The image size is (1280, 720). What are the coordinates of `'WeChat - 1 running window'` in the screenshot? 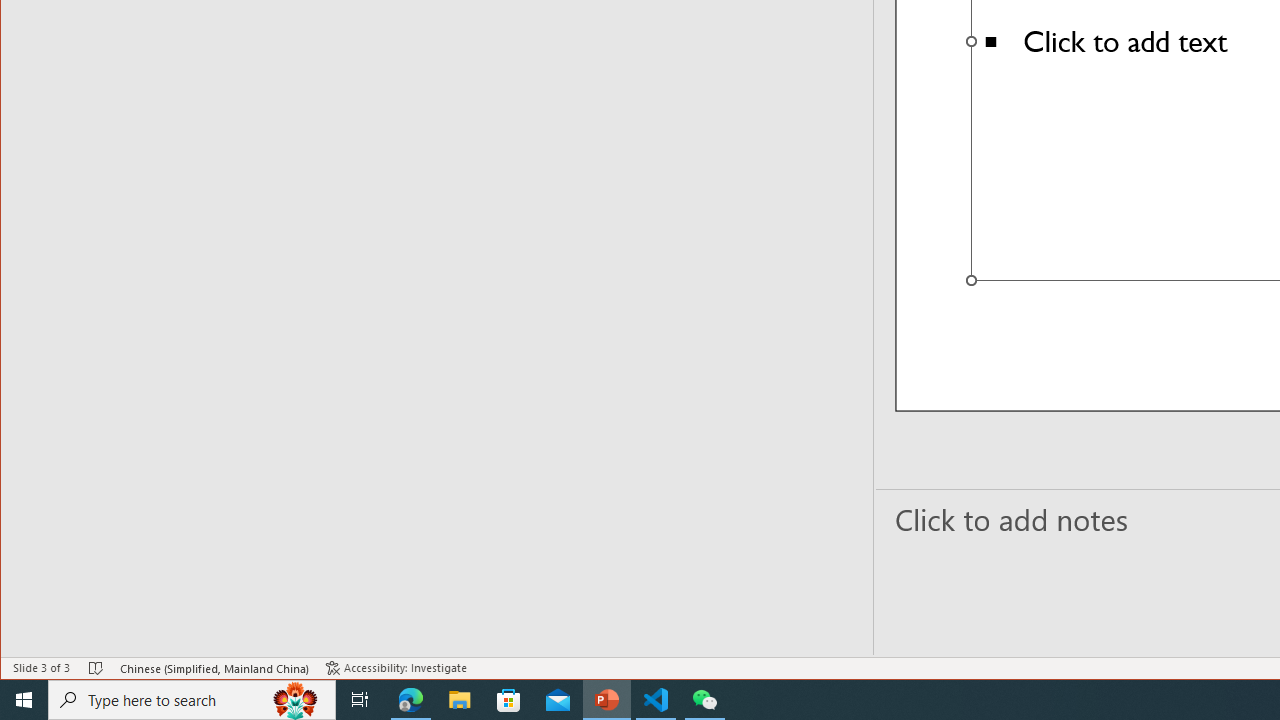 It's located at (705, 698).